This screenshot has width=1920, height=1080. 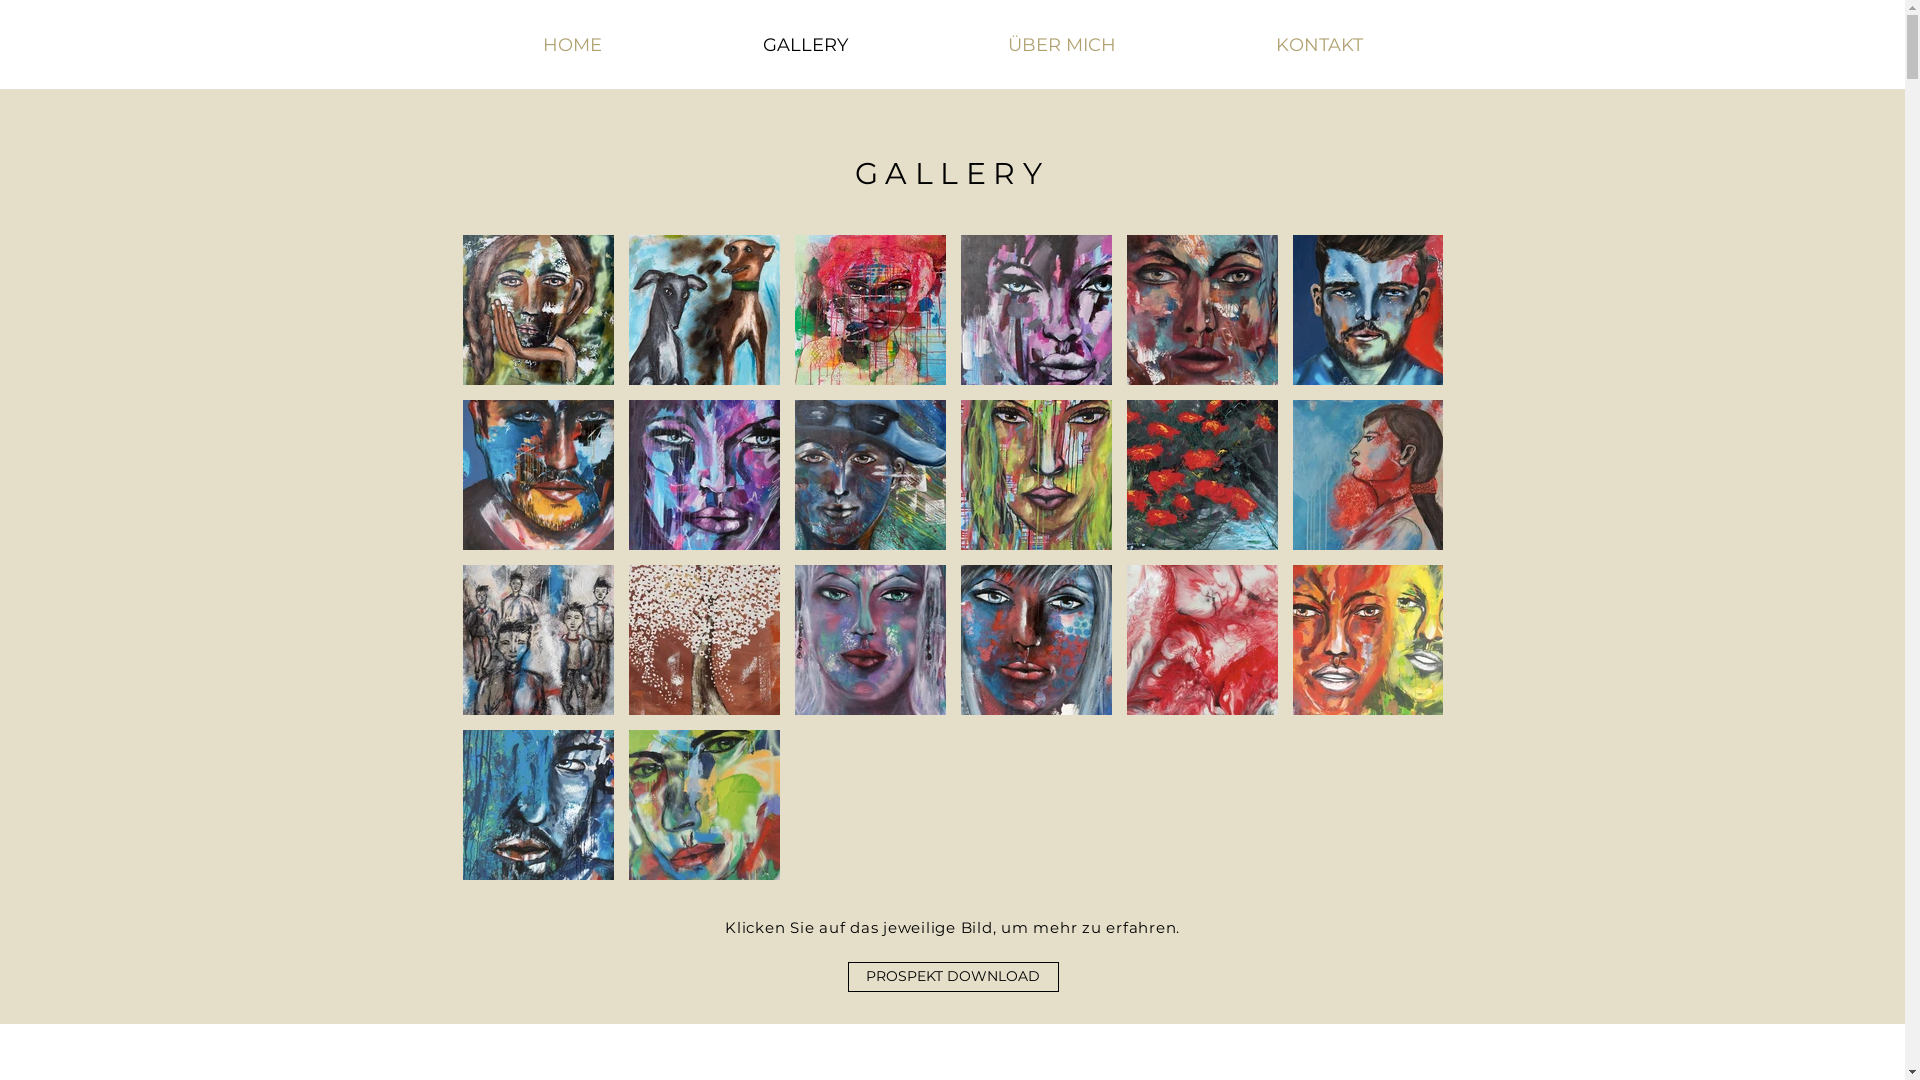 What do you see at coordinates (1319, 45) in the screenshot?
I see `'KONTAKT'` at bounding box center [1319, 45].